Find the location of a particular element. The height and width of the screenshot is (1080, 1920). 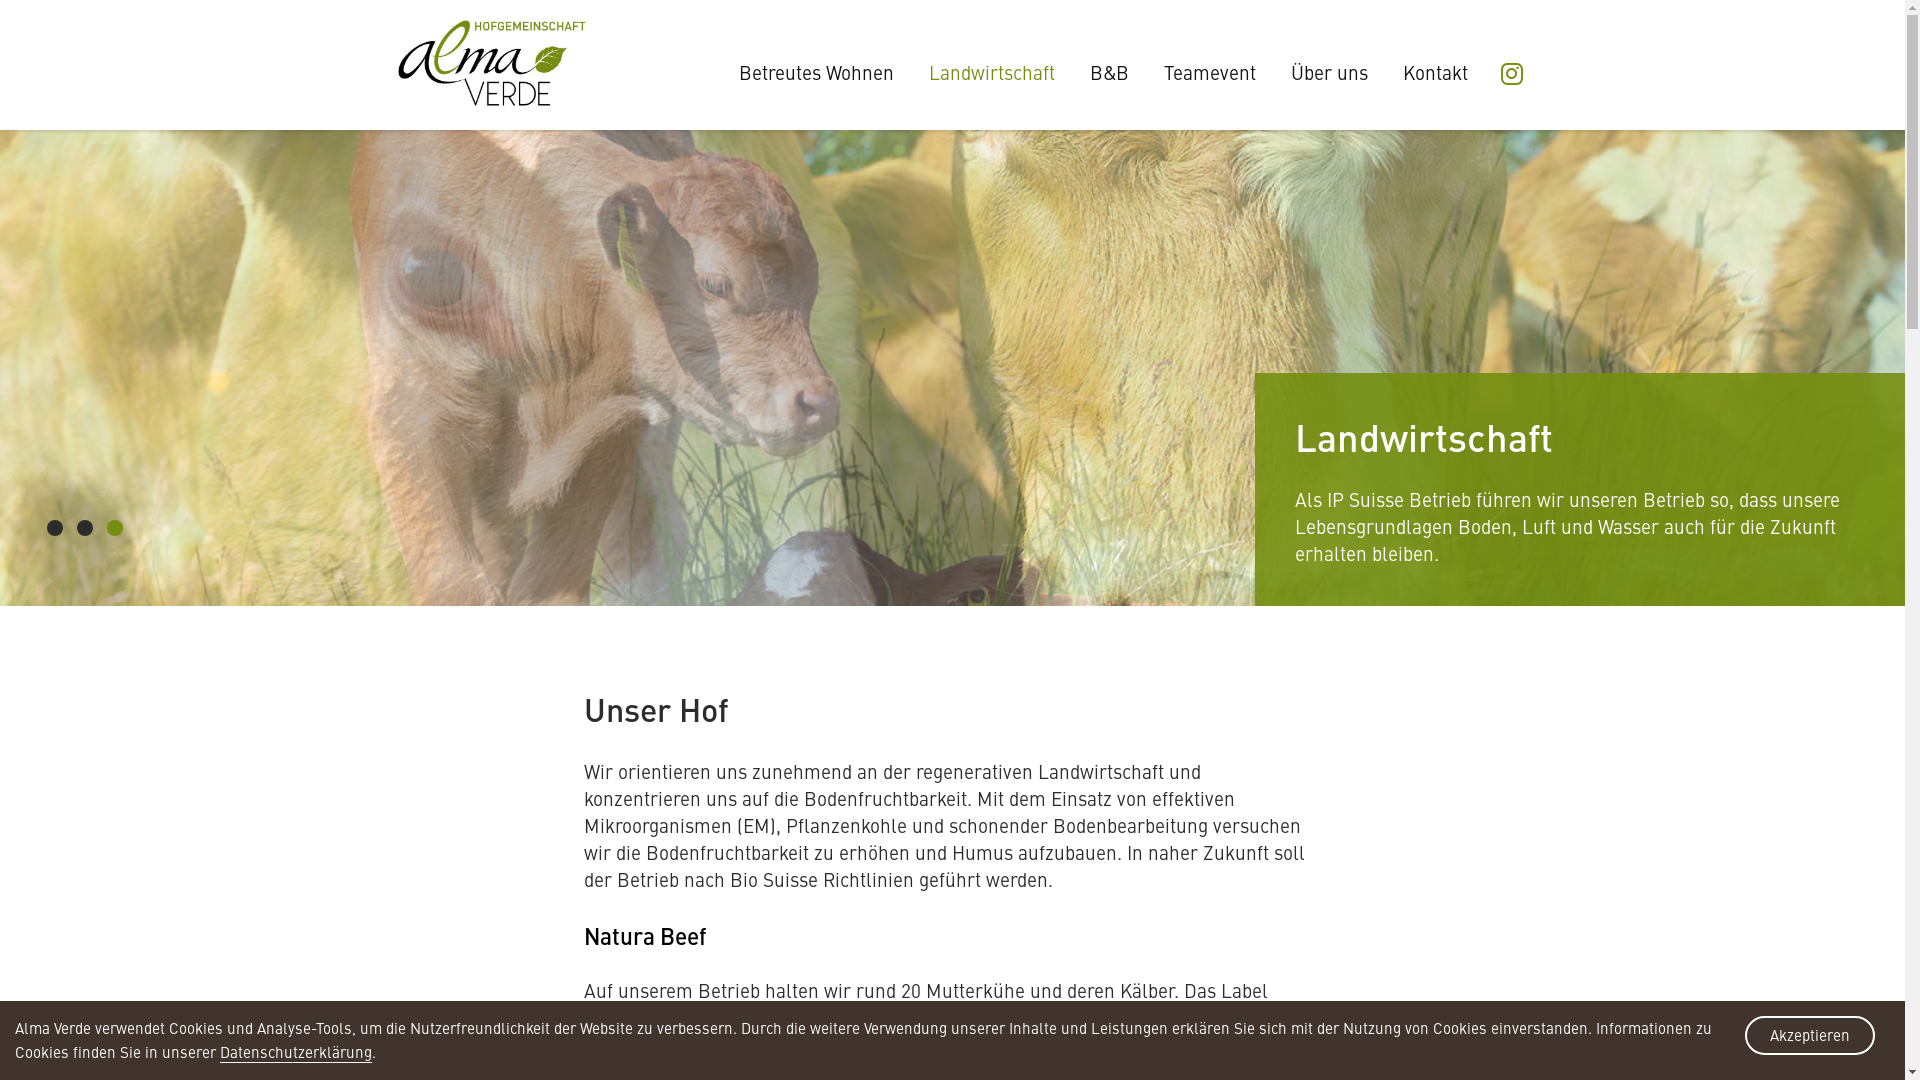

'B&B' is located at coordinates (1108, 71).